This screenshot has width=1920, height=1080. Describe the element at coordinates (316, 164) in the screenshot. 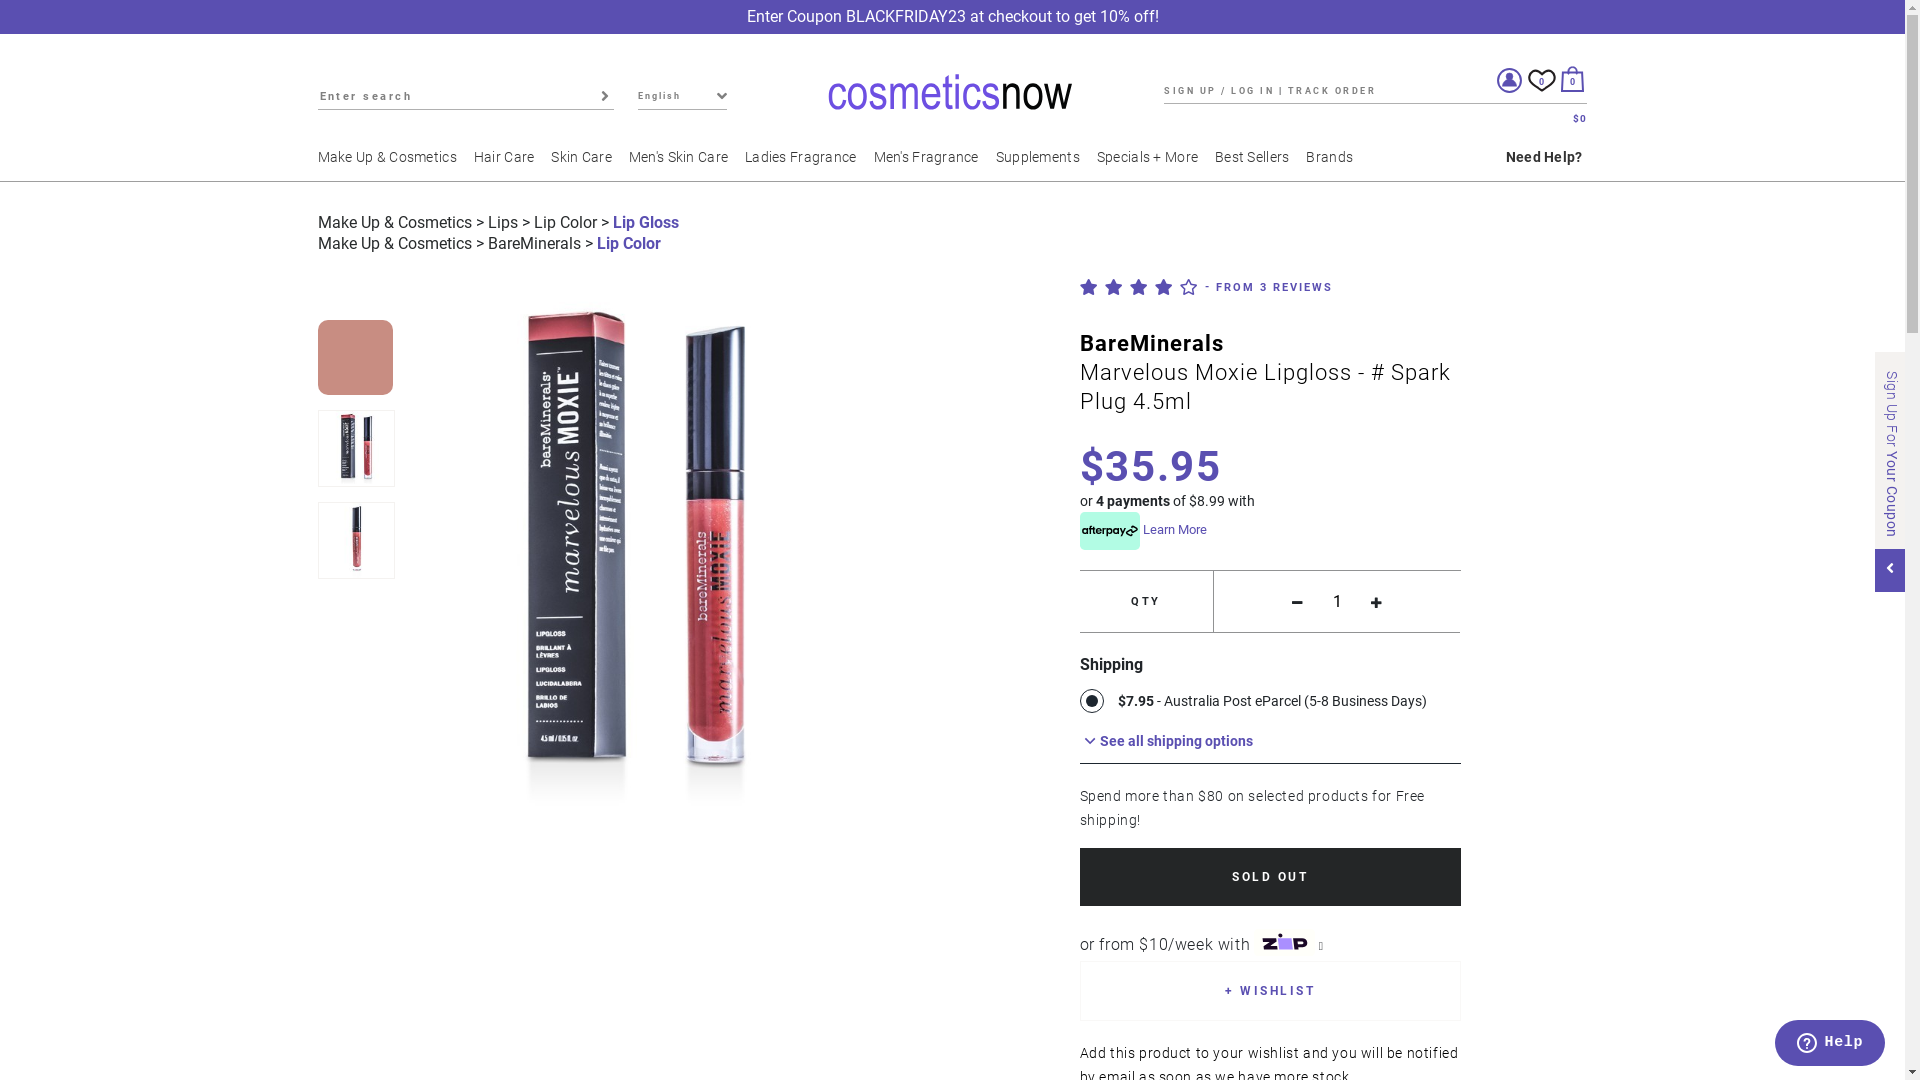

I see `'Make Up & Cosmetics'` at that location.